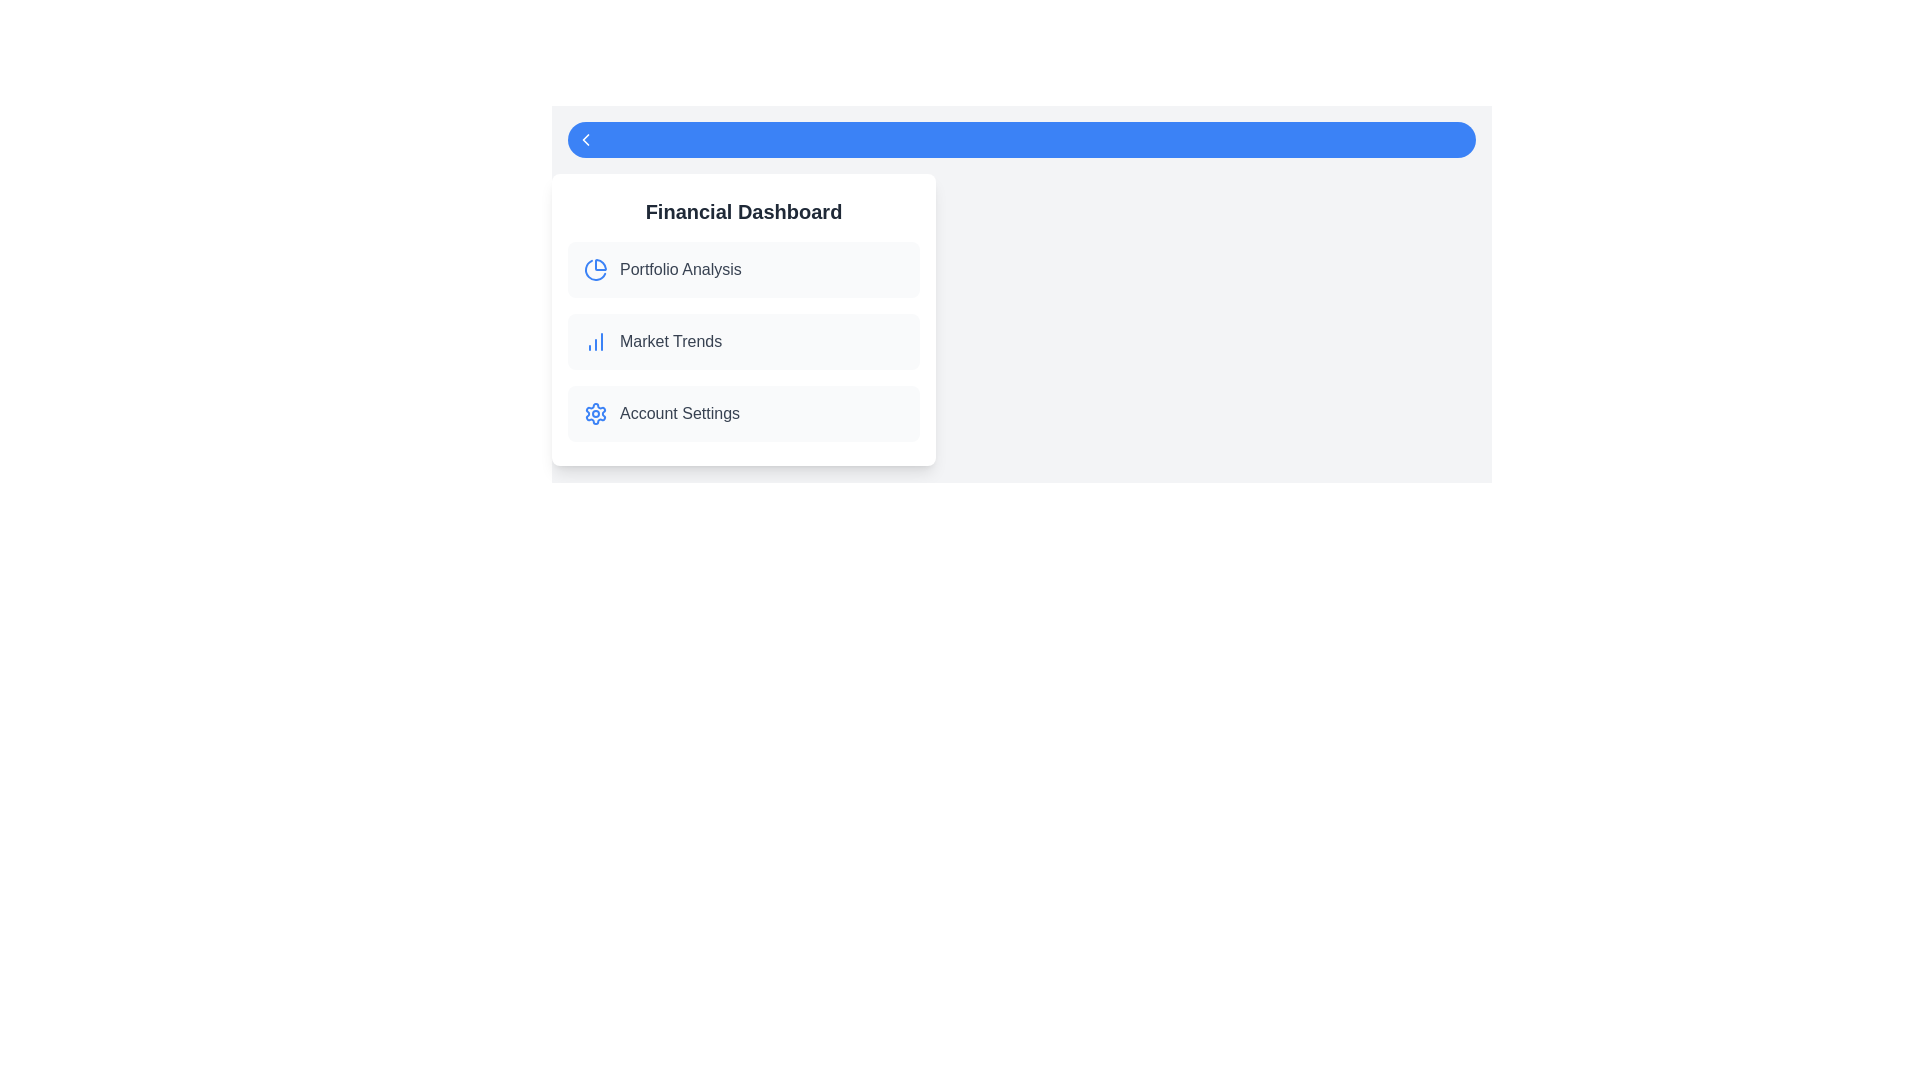 The image size is (1920, 1080). I want to click on the 'Account Settings' panel, so click(743, 412).